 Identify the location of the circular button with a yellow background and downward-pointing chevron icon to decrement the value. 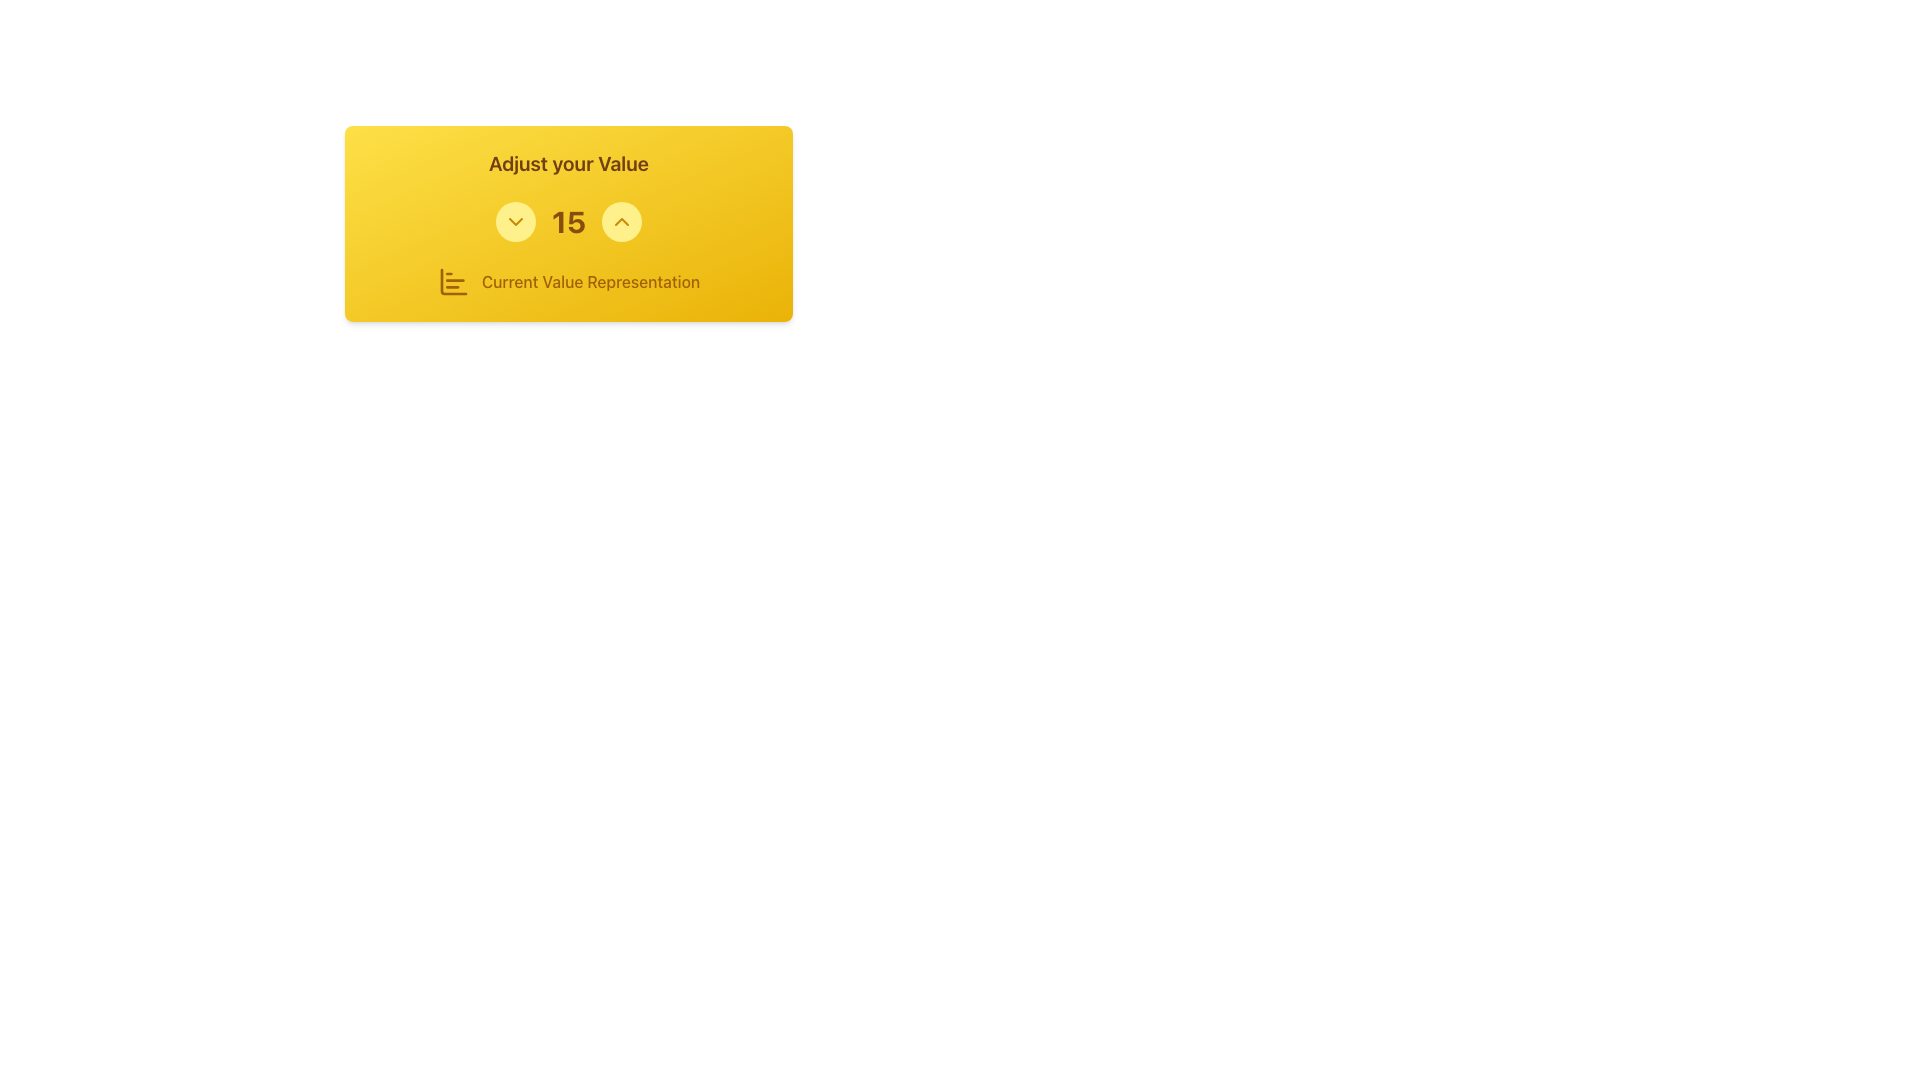
(516, 222).